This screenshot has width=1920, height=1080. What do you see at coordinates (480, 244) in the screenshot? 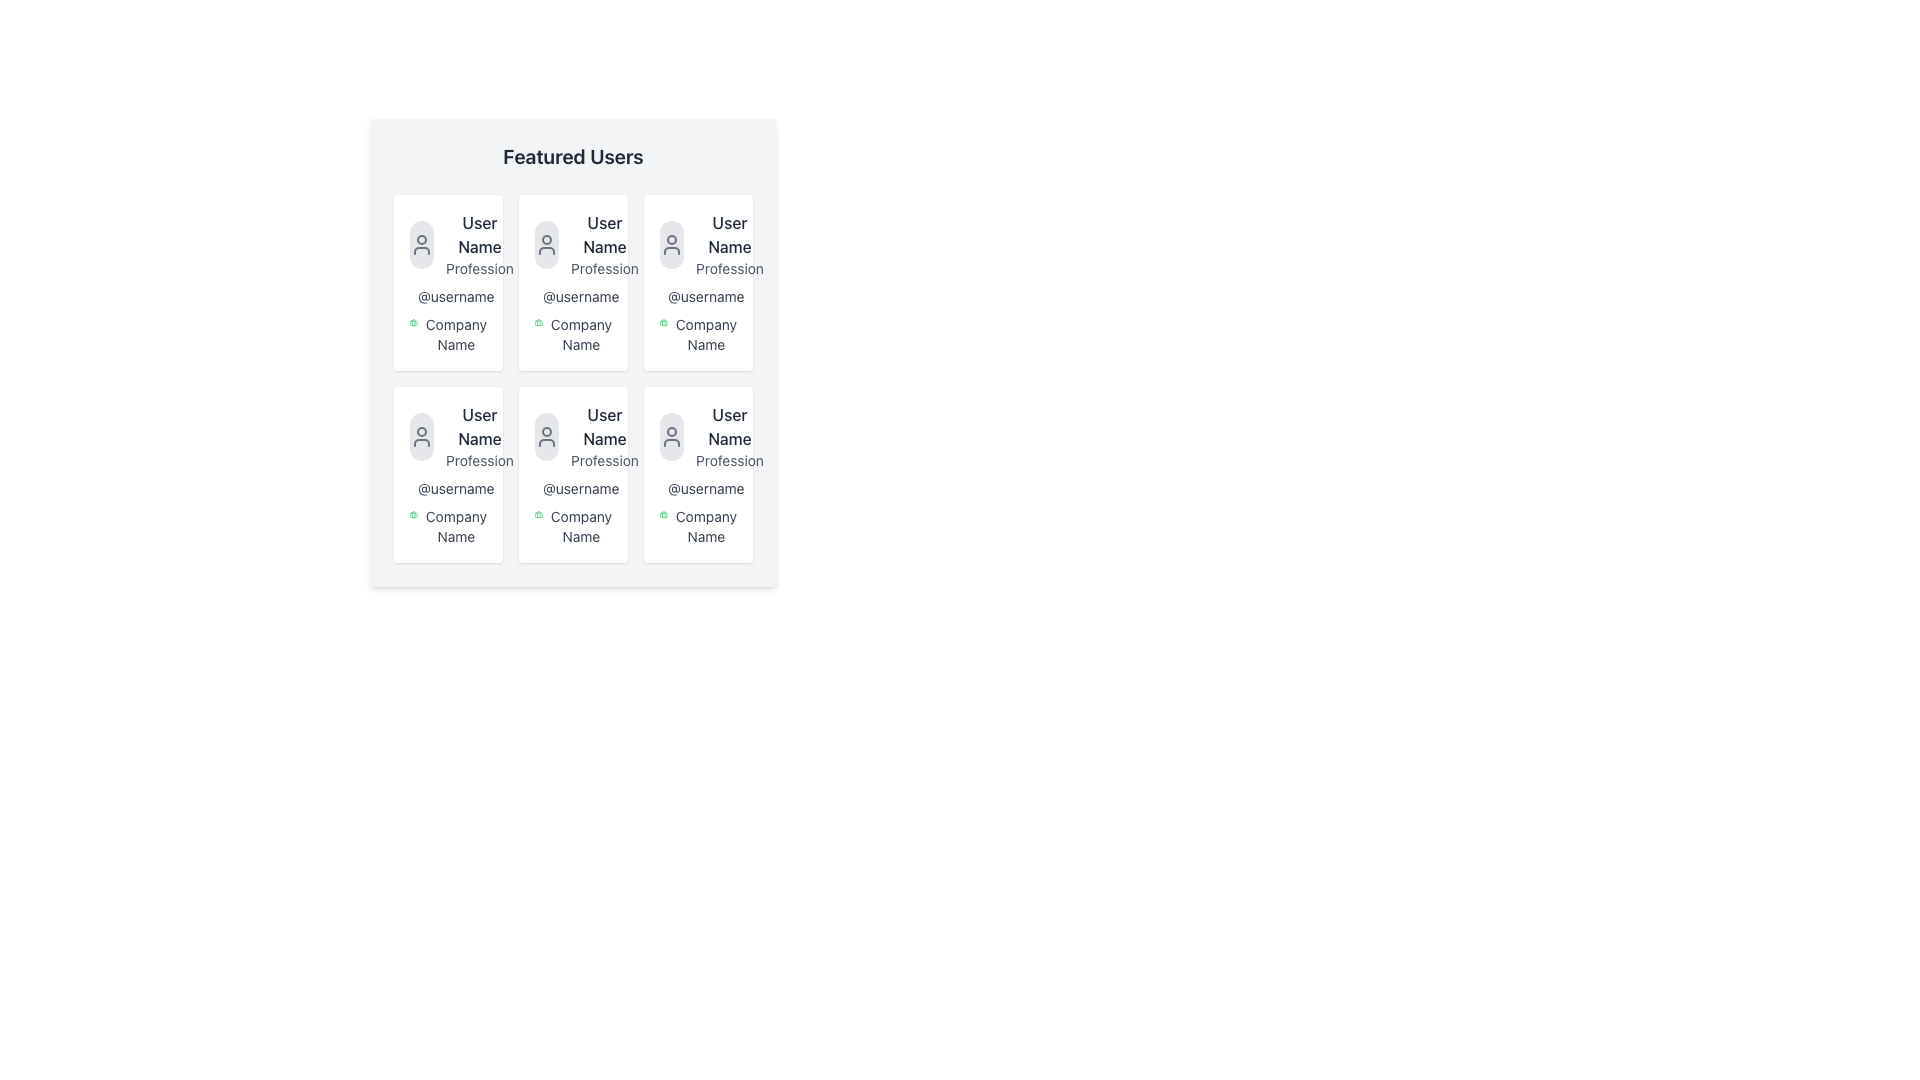
I see `the text block` at bounding box center [480, 244].